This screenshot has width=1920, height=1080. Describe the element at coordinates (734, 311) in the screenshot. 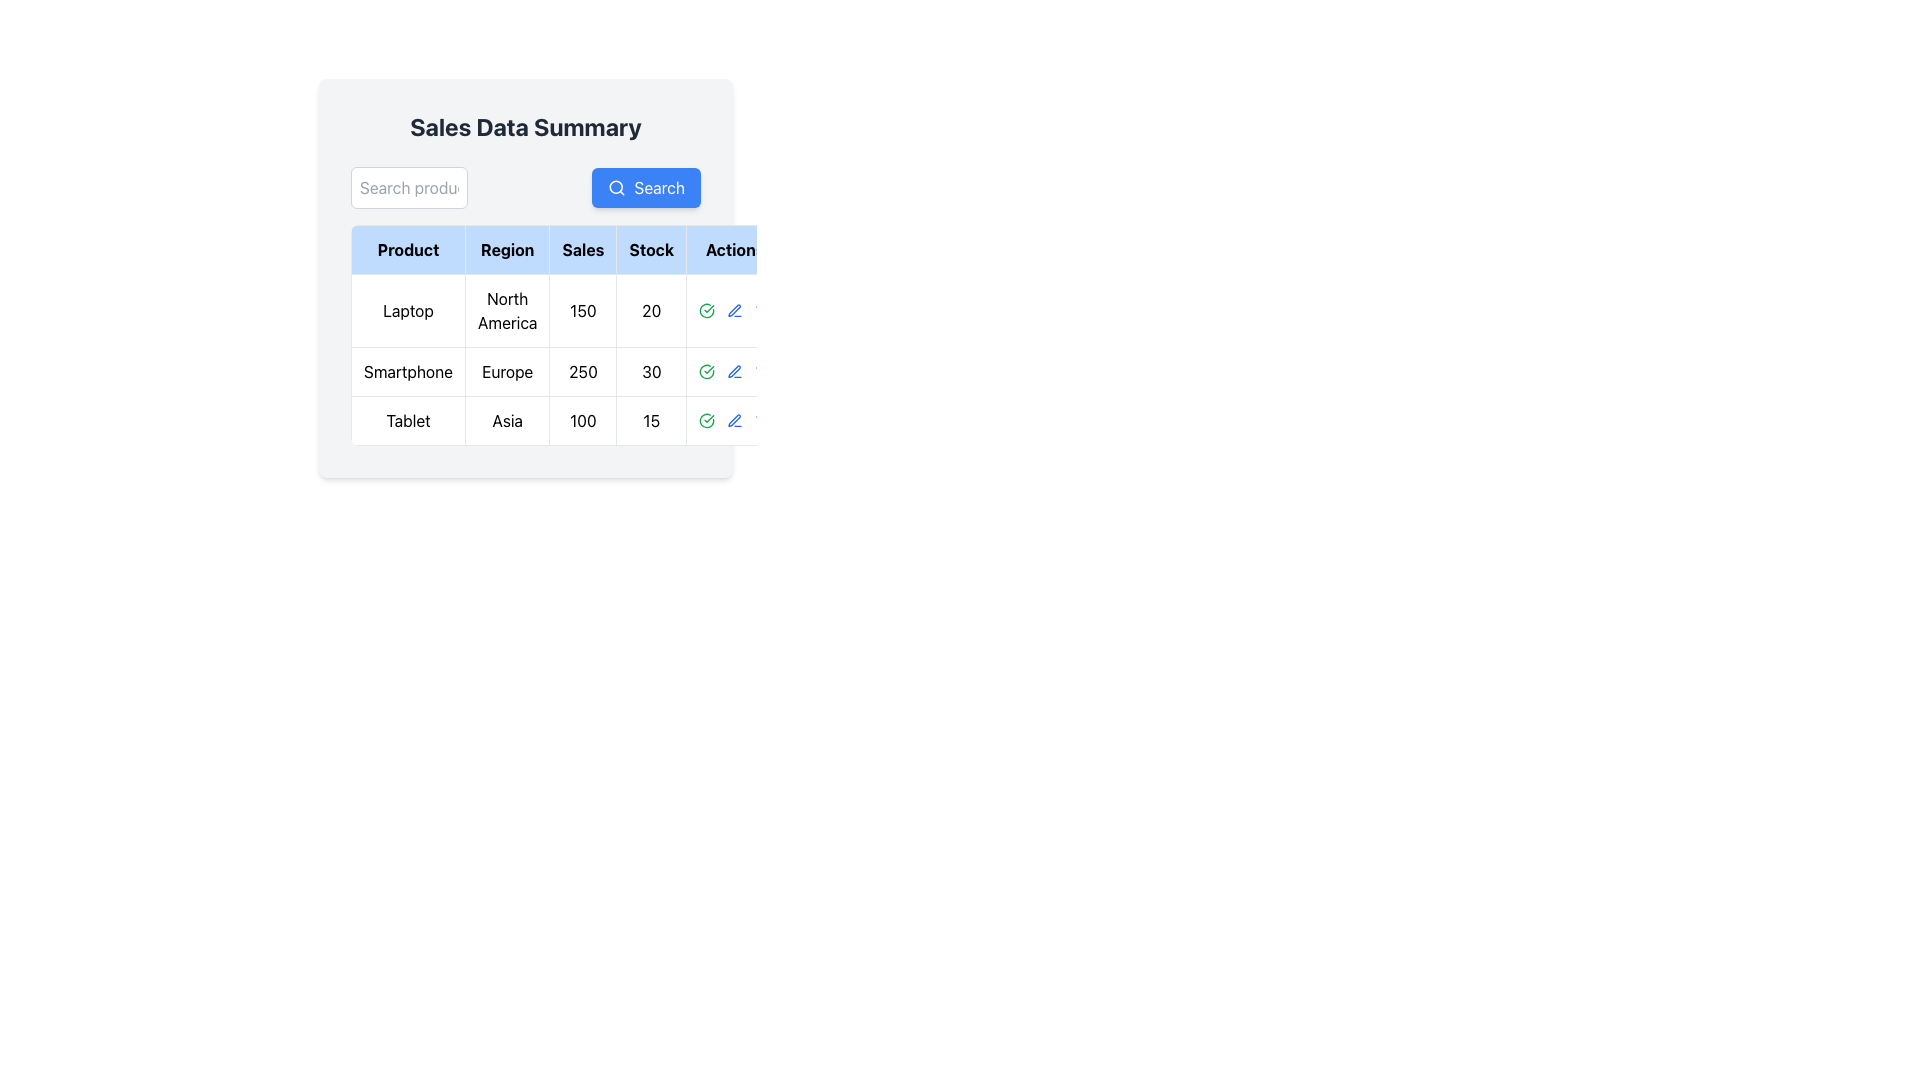

I see `the small blue pencil icon button located in the first row of the 'Action' column of the table for the 'Laptop' product` at that location.